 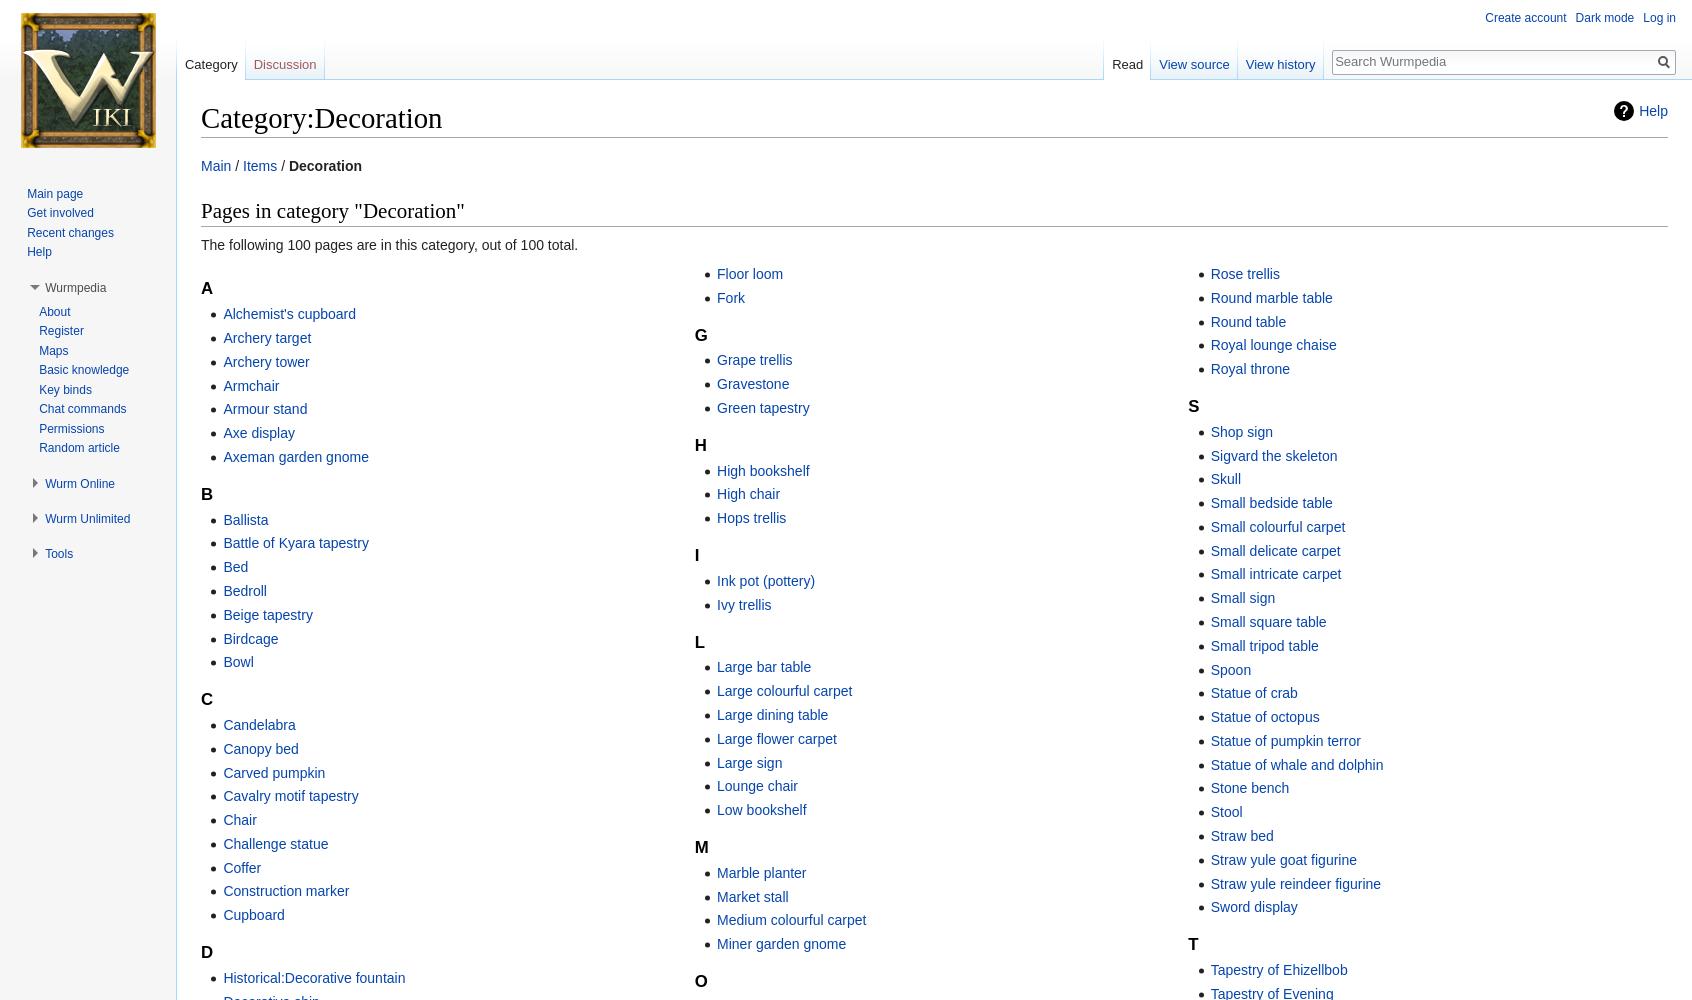 I want to click on 'Coffer', so click(x=223, y=866).